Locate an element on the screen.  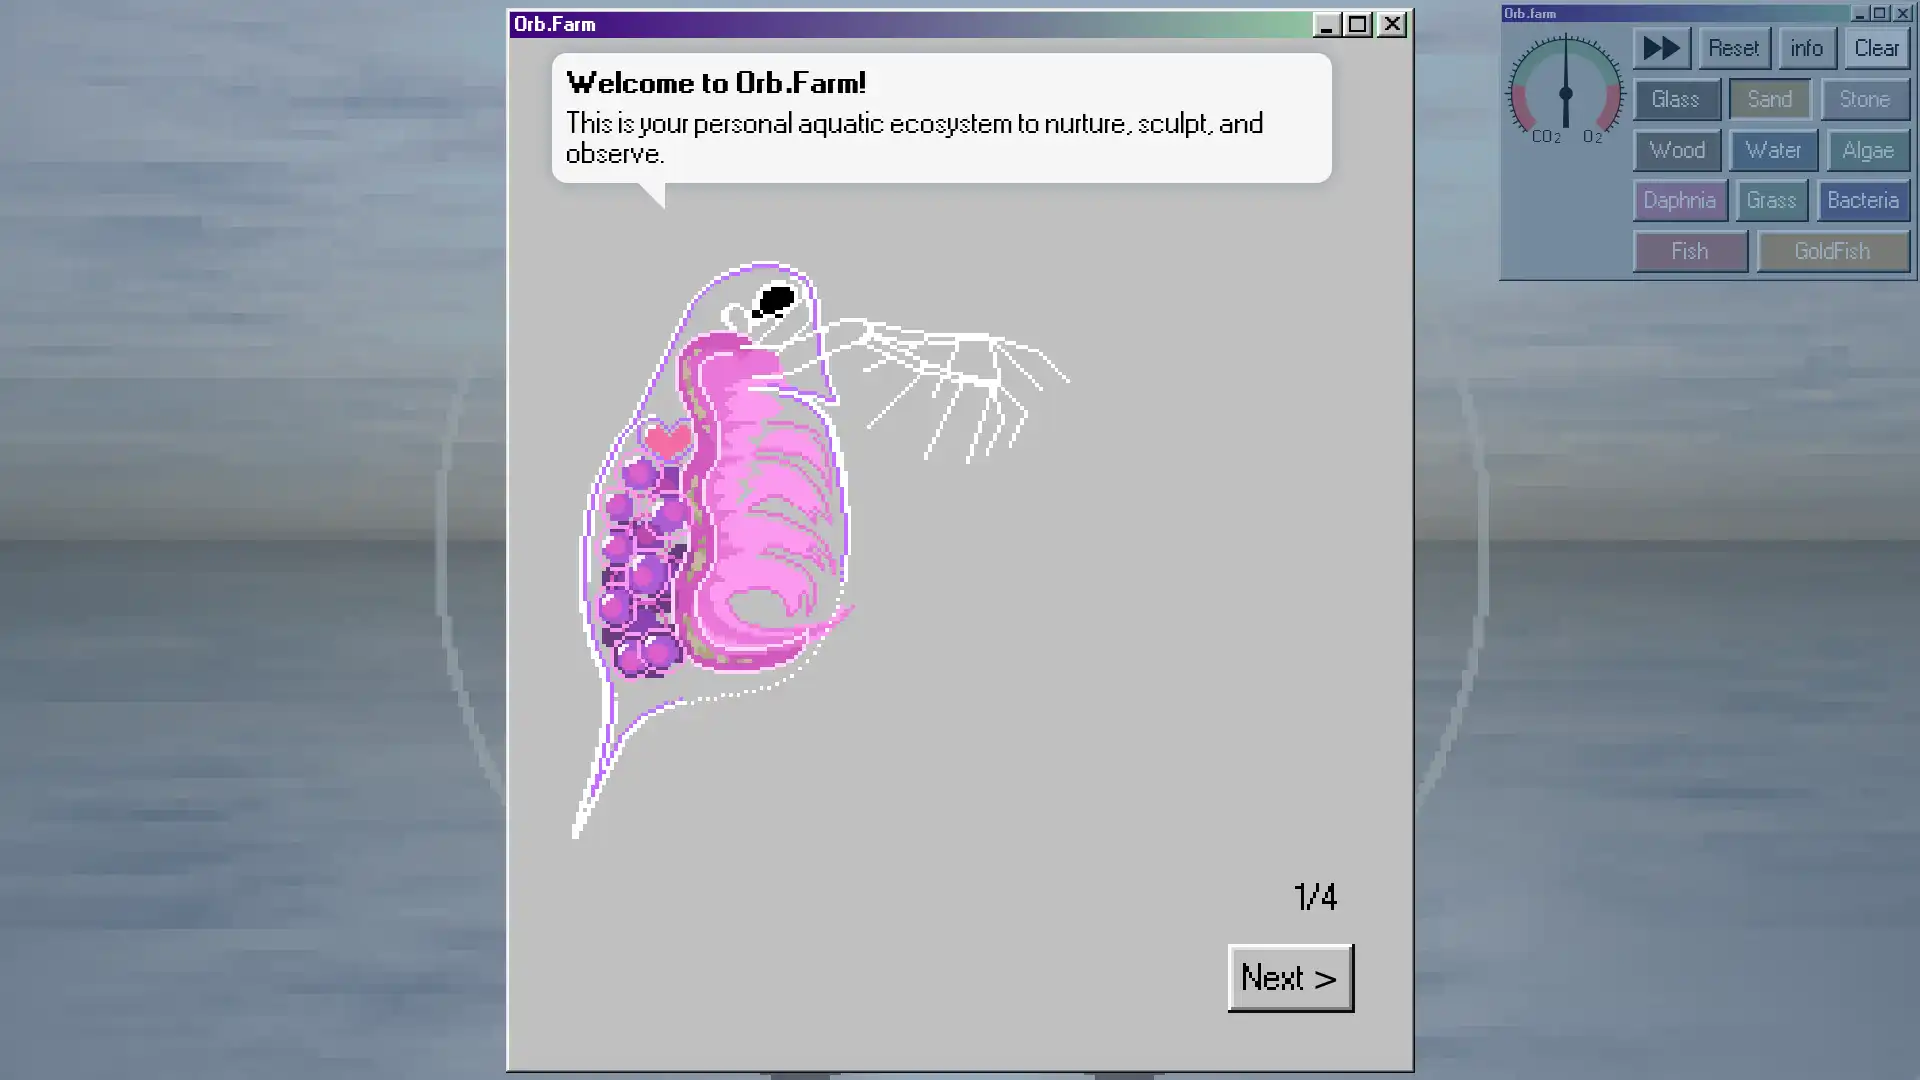
Grass is located at coordinates (944, 106).